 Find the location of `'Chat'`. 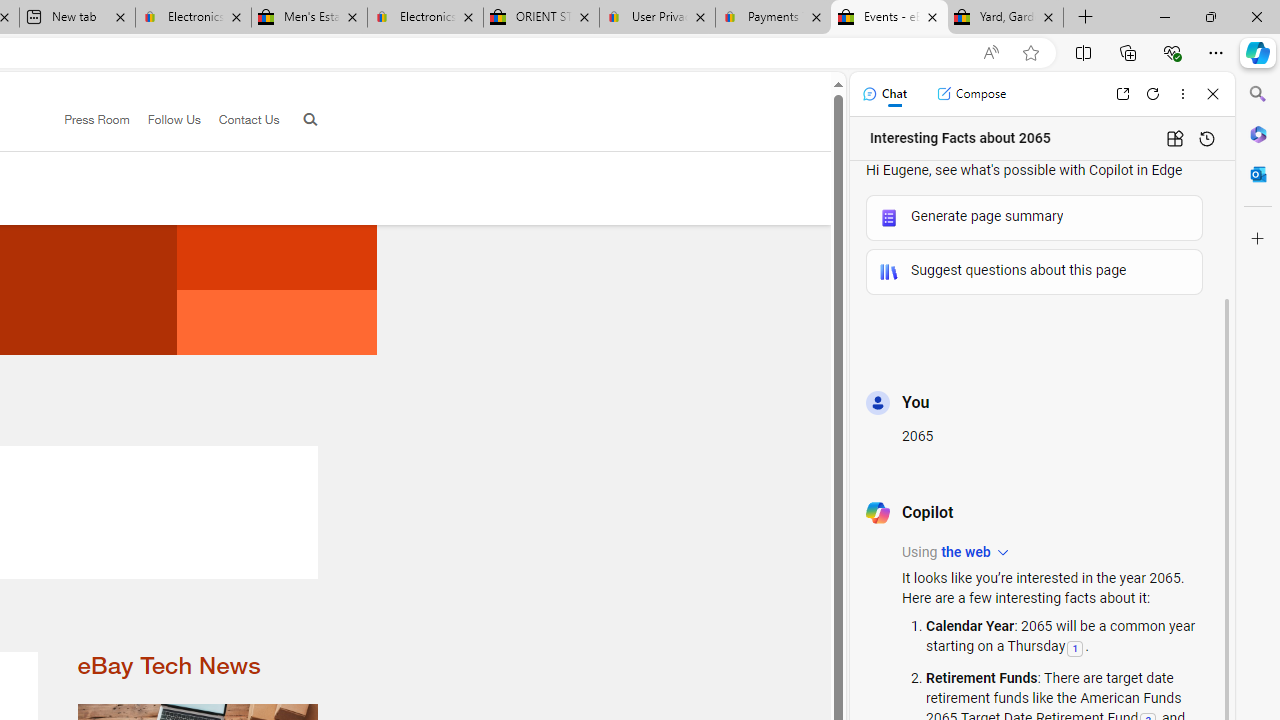

'Chat' is located at coordinates (883, 93).